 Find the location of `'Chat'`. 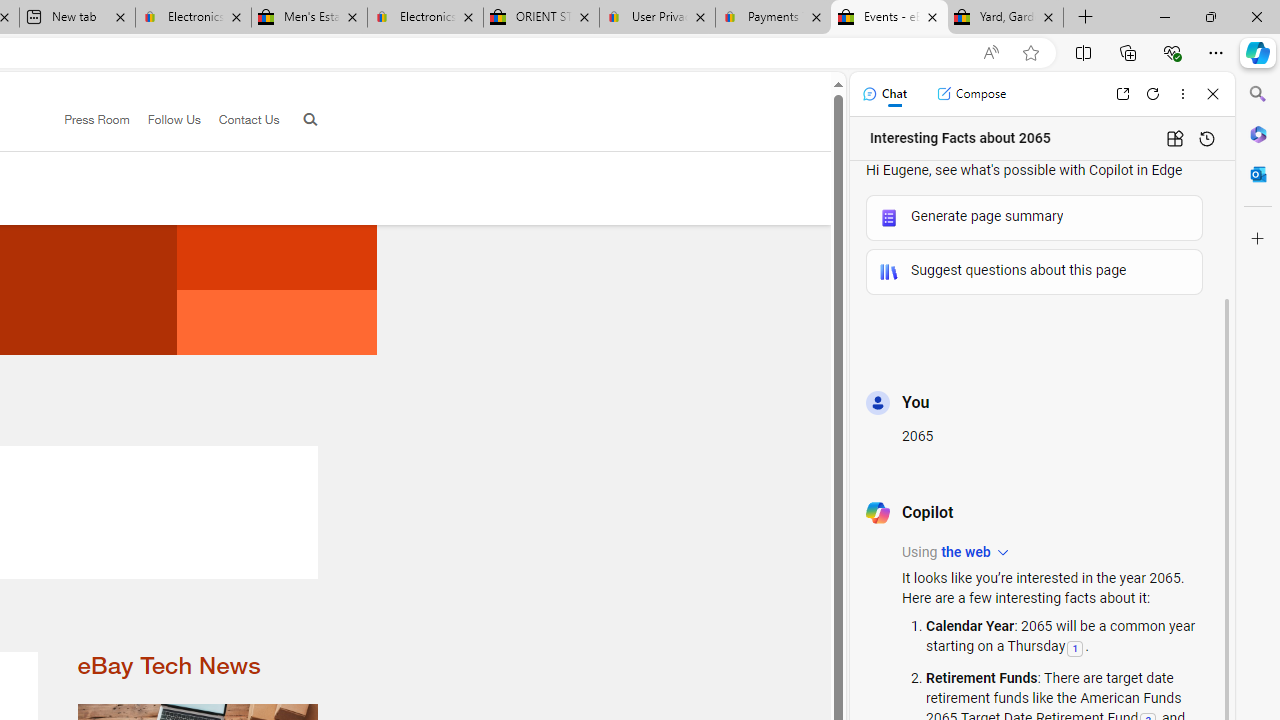

'Chat' is located at coordinates (883, 93).